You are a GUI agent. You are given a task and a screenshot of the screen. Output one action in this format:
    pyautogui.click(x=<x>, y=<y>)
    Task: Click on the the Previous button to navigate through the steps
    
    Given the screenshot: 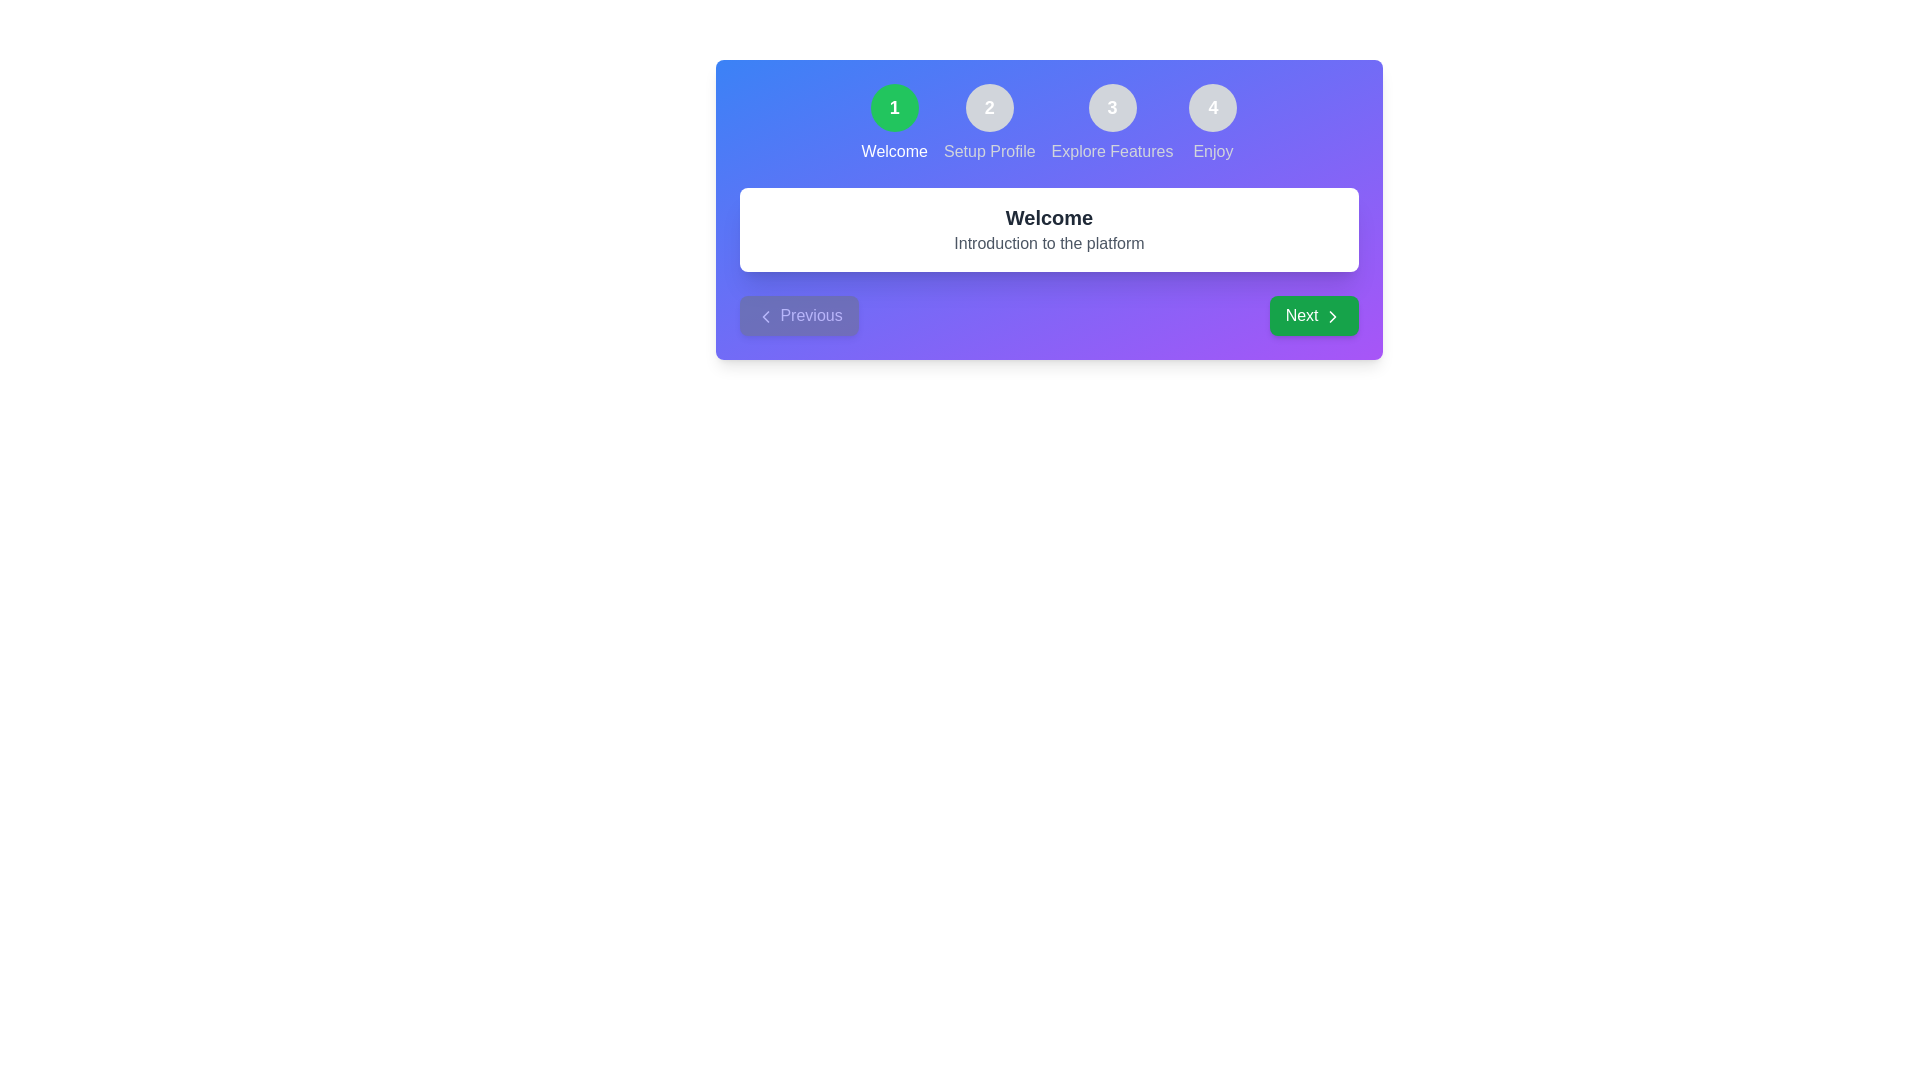 What is the action you would take?
    pyautogui.click(x=798, y=315)
    